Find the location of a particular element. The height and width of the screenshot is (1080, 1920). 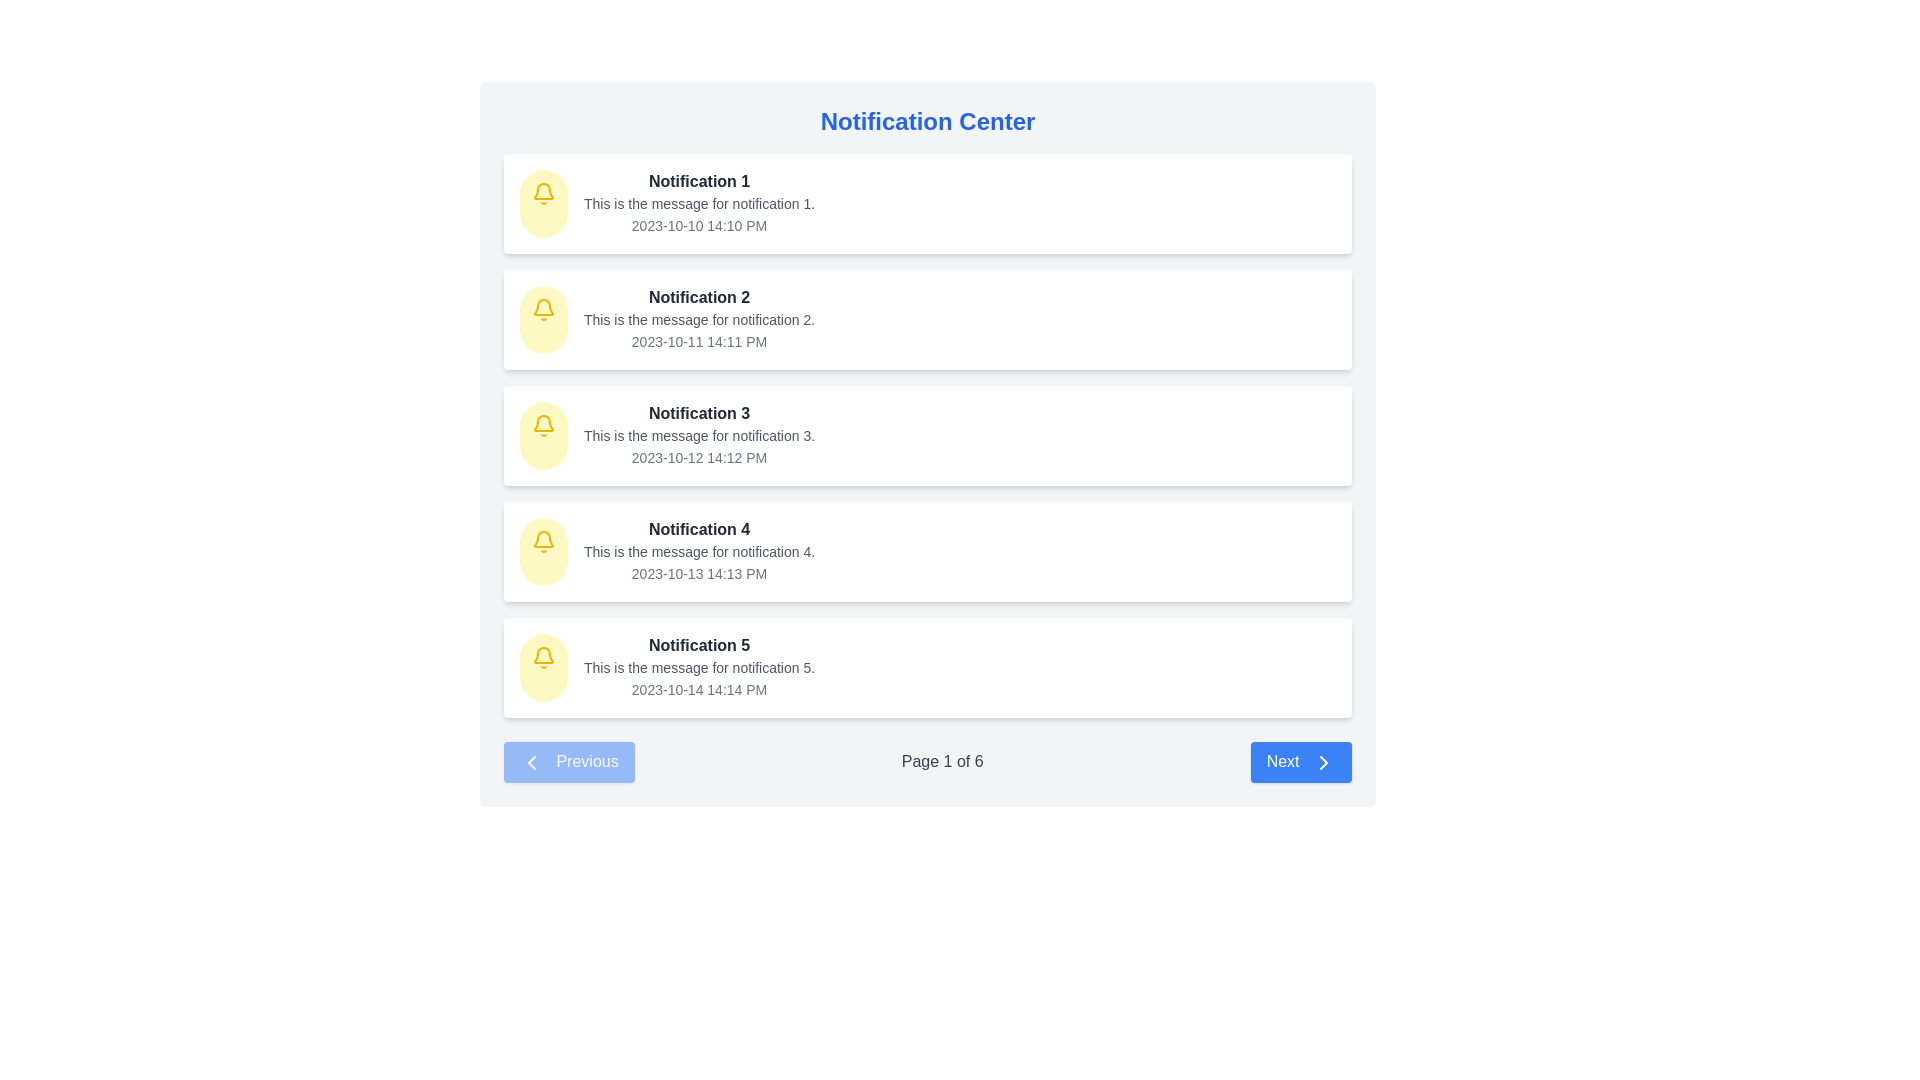

information displayed in the notification detail titled 'Notification 3', which includes the message 'This is the message for notification 3.' and the timestamp '2023-10-12 14:12 PM' is located at coordinates (699, 434).